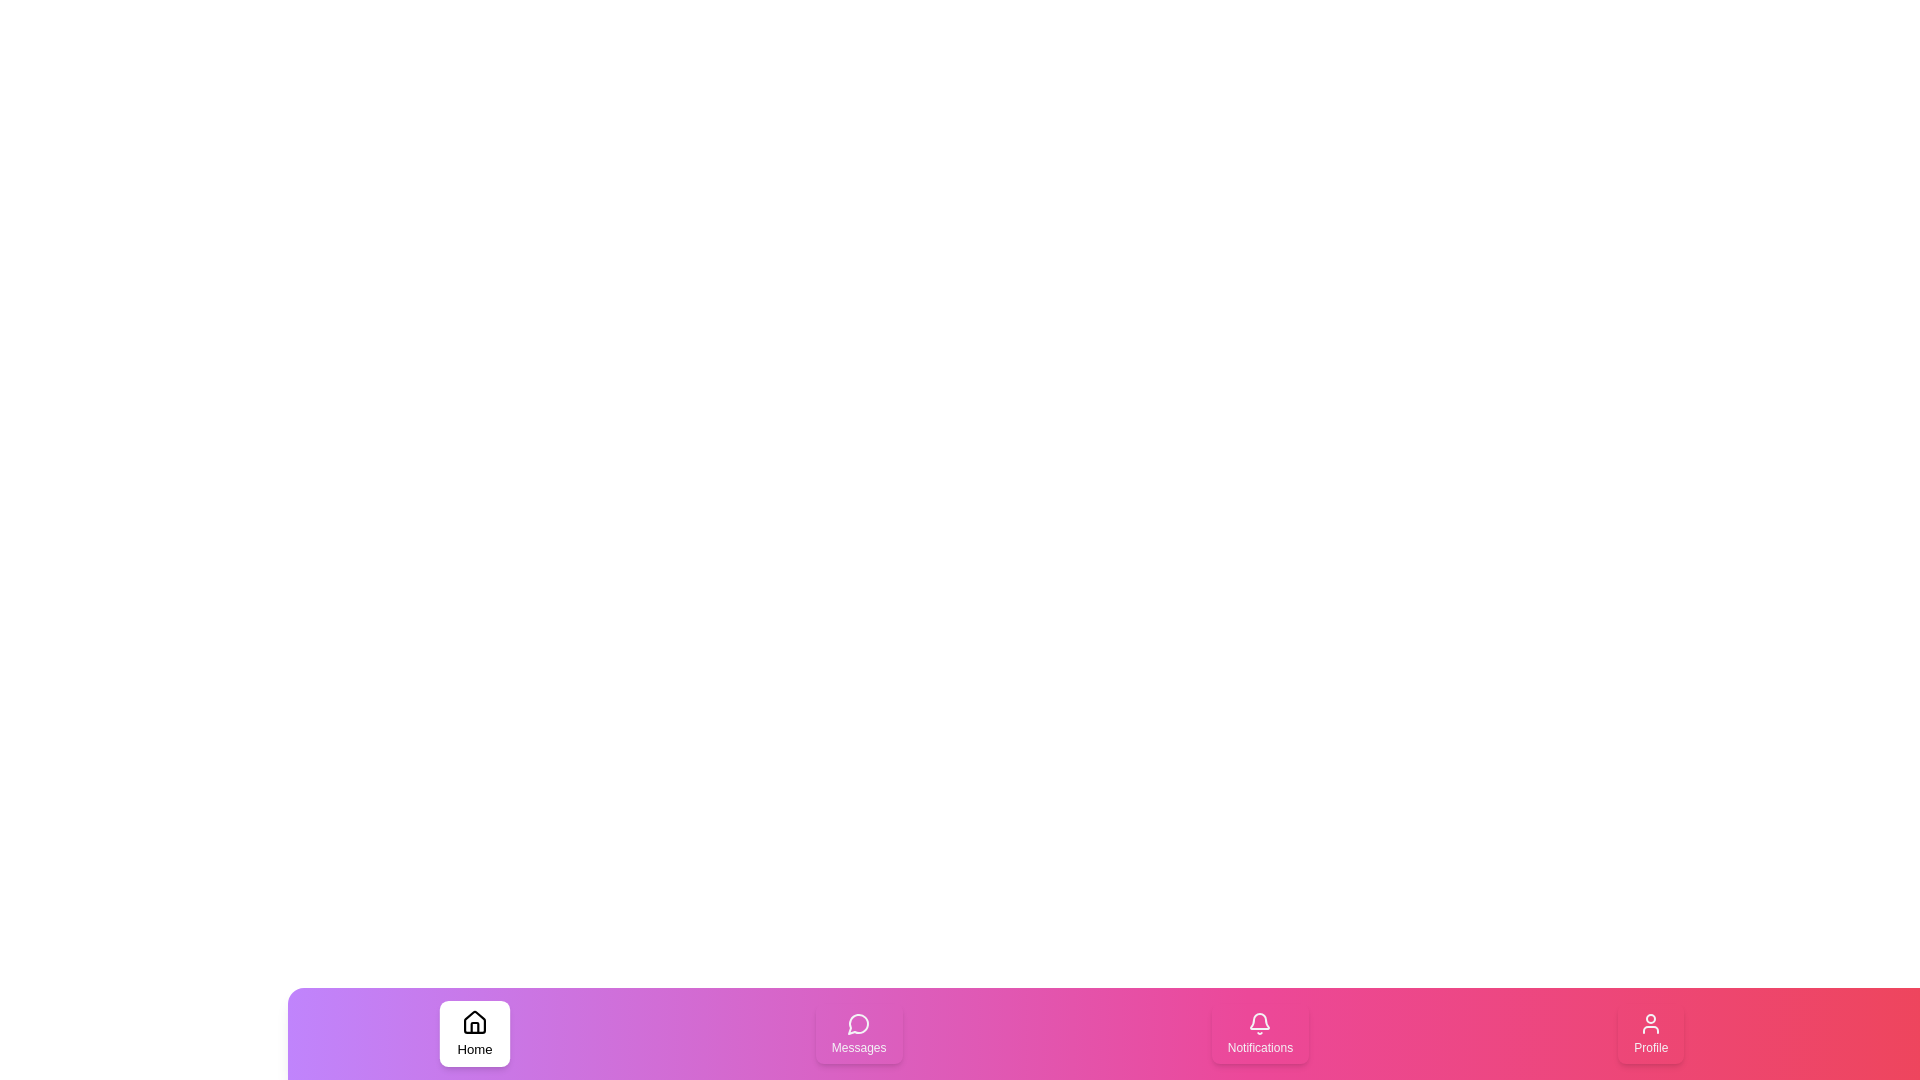 The width and height of the screenshot is (1920, 1080). I want to click on the tab labeled Notifications by clicking on it, so click(1259, 1033).